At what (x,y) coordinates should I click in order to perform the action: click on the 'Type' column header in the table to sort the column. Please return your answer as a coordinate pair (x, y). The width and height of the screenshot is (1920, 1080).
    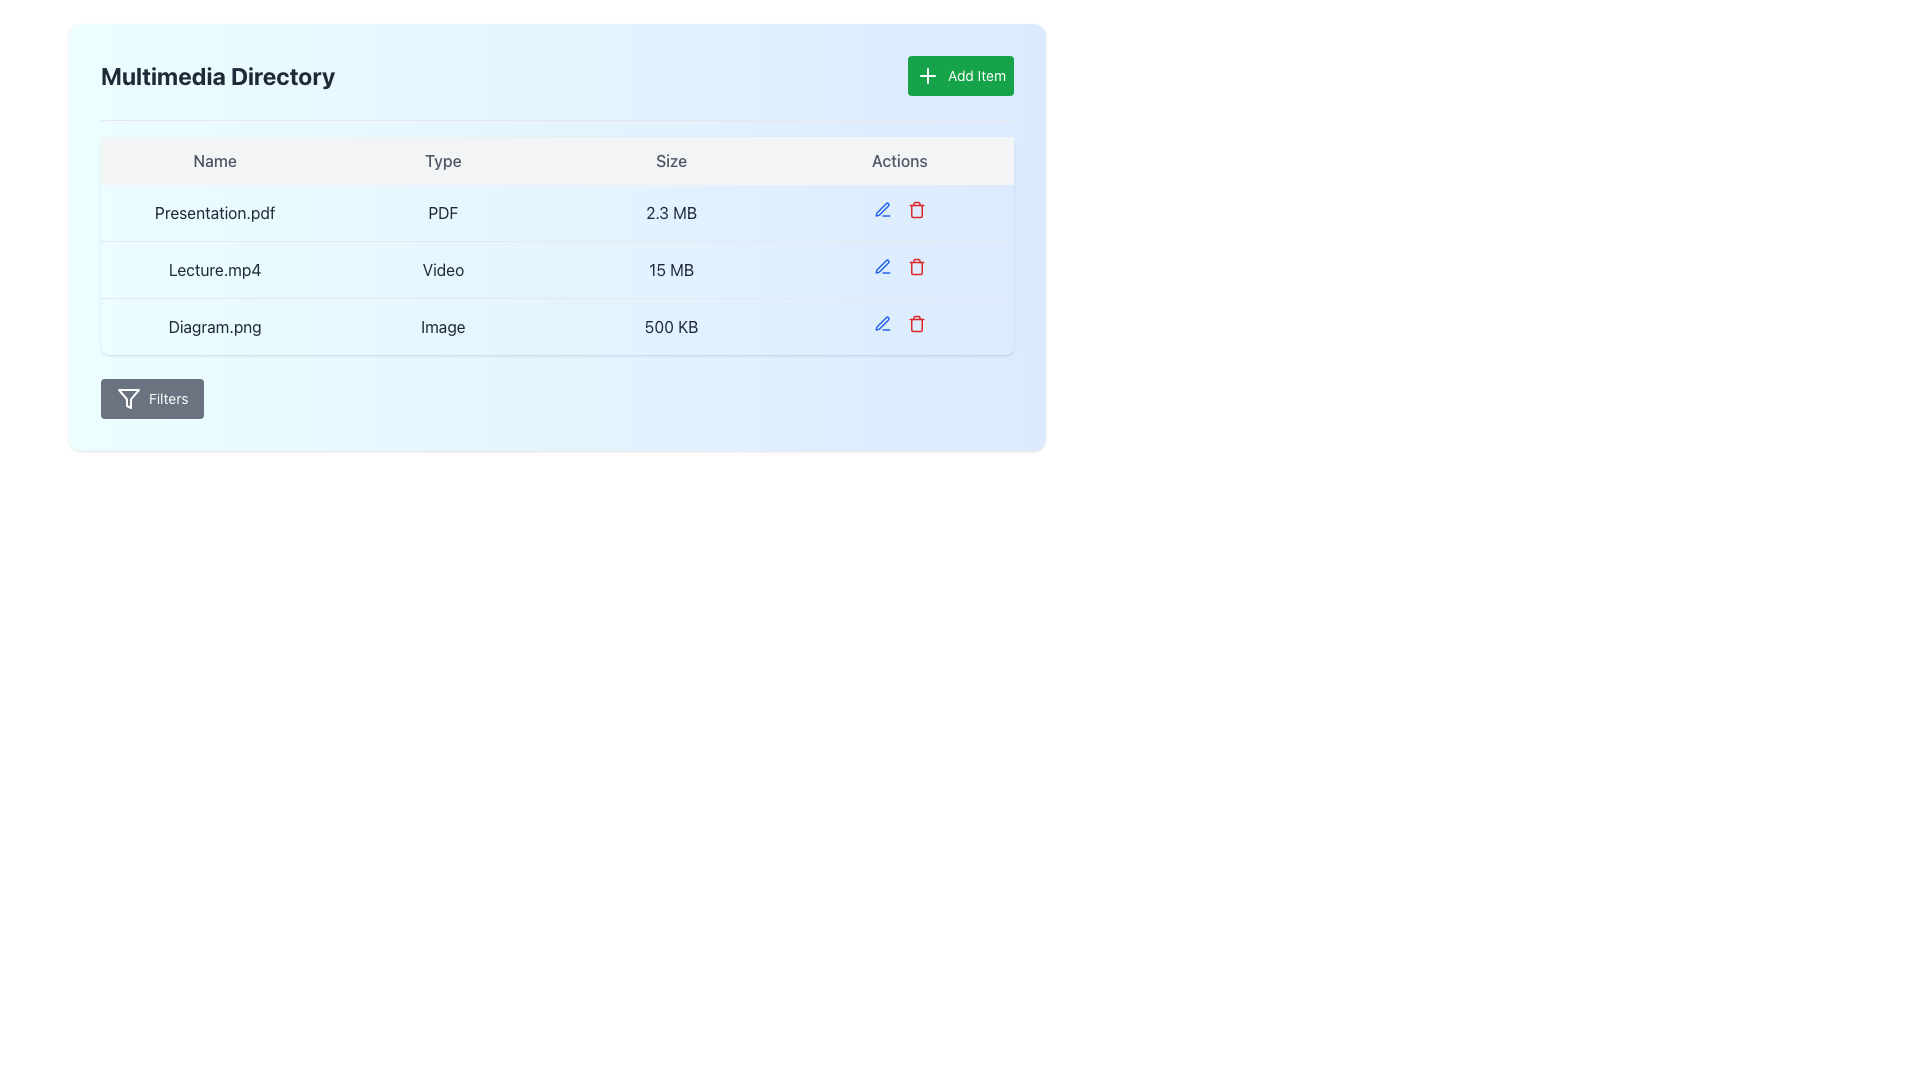
    Looking at the image, I should click on (442, 160).